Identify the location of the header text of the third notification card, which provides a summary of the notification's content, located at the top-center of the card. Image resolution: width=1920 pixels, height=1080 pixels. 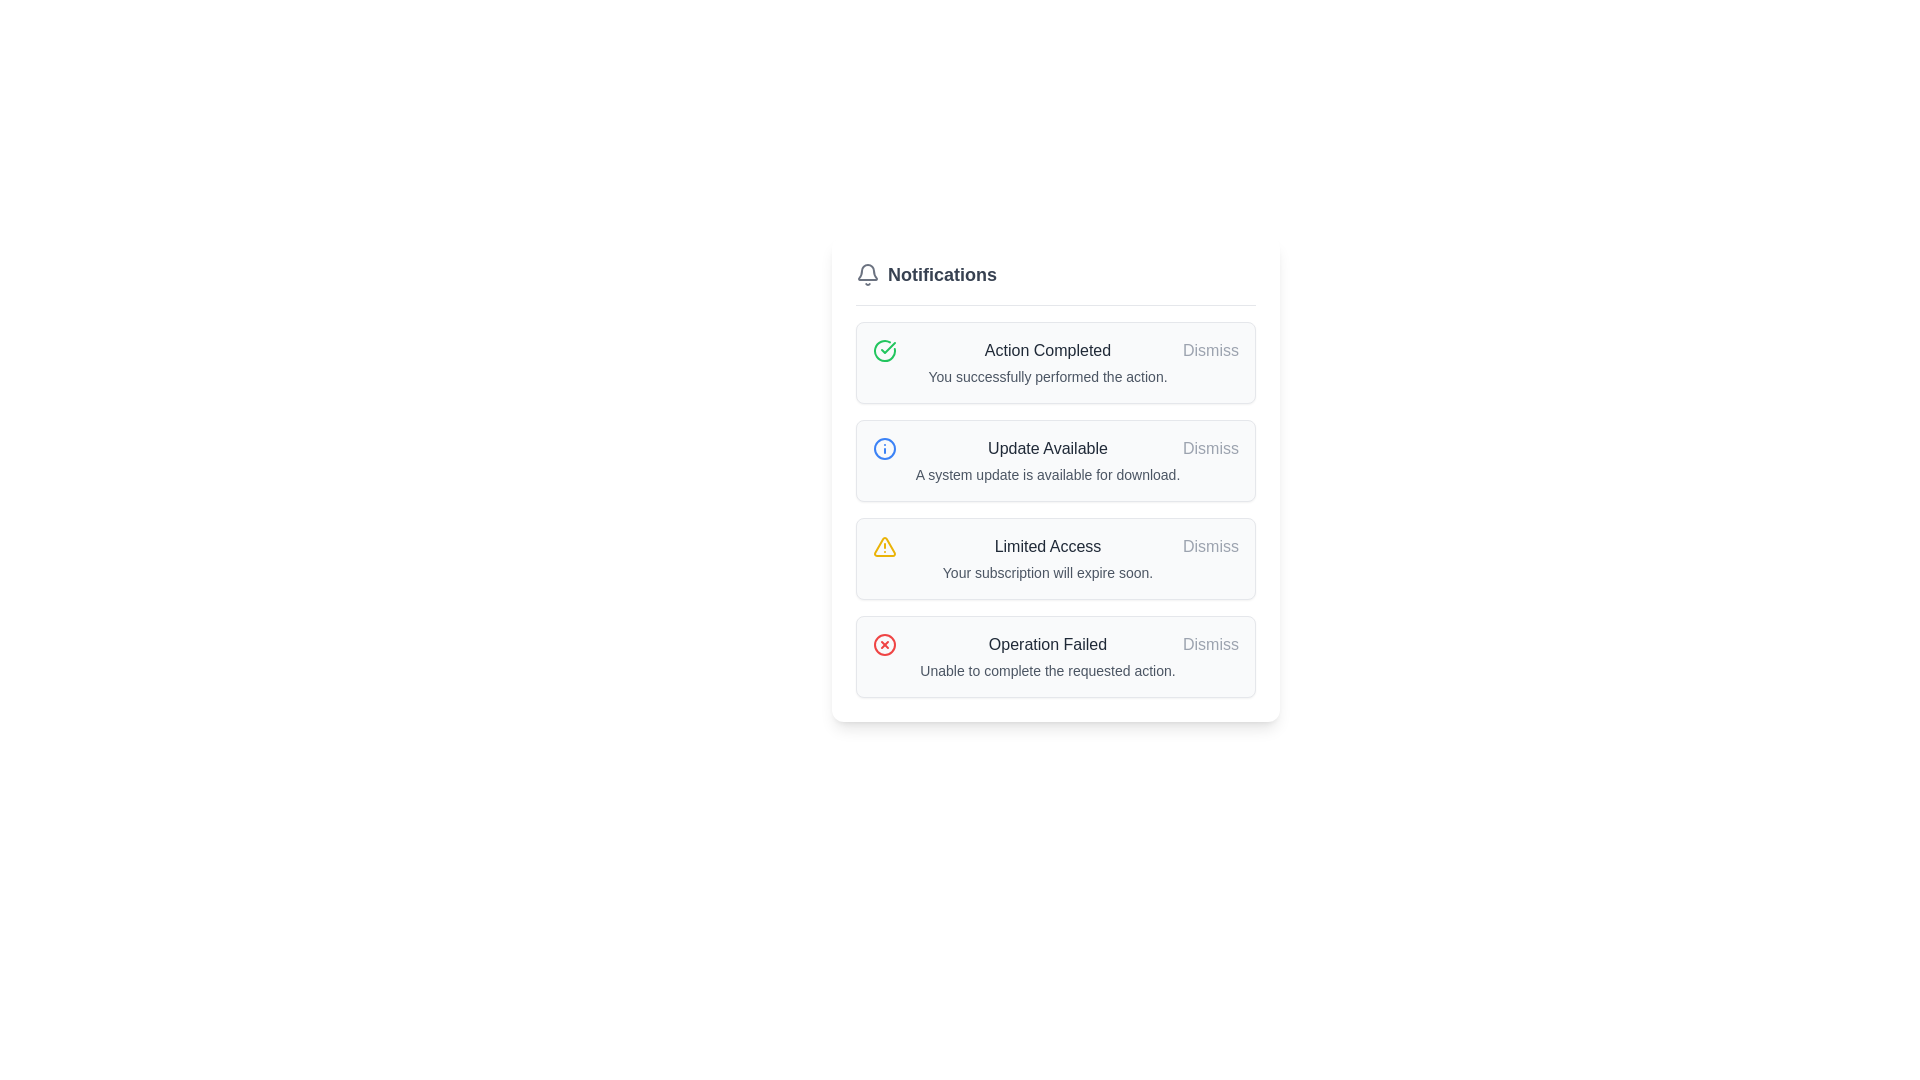
(1046, 547).